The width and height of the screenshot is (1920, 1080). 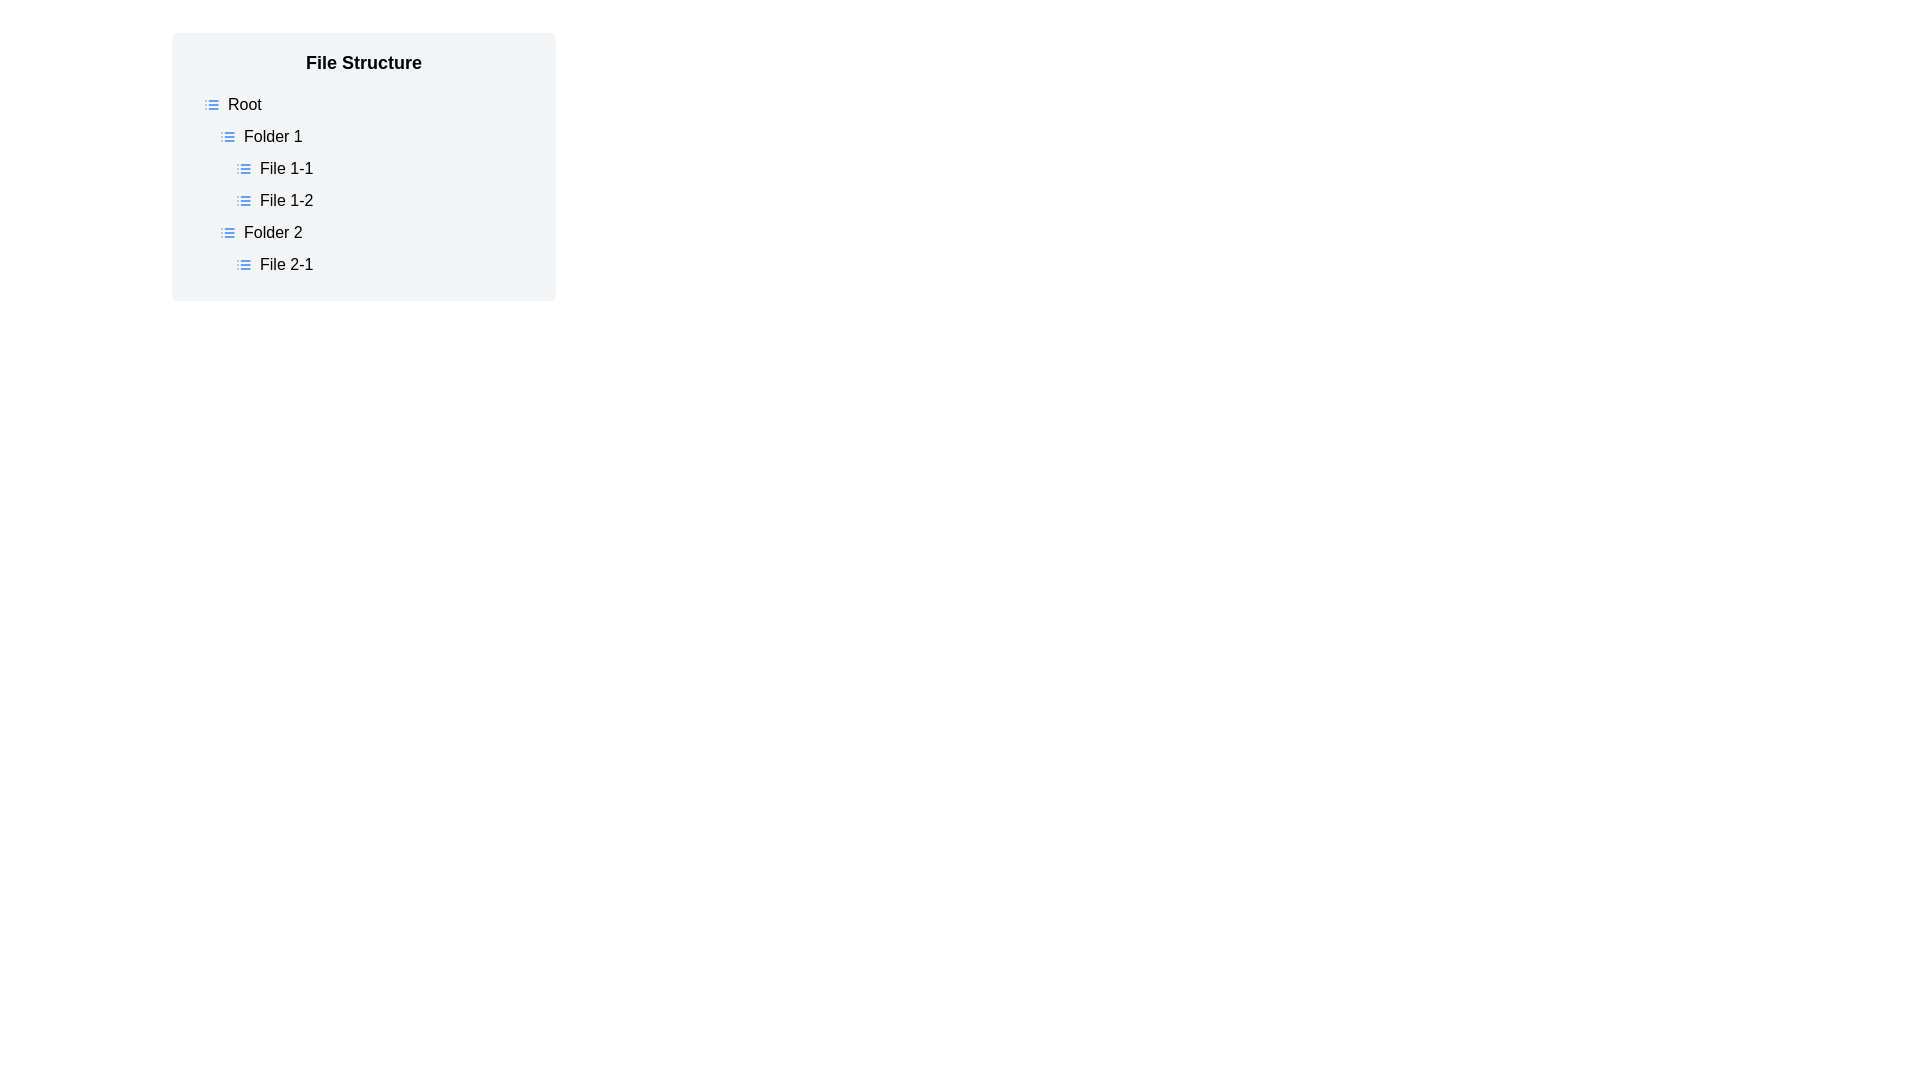 I want to click on the 'Root' label, which represents the main entry of the file tree structure, located under the 'File Structure' header, so click(x=243, y=104).